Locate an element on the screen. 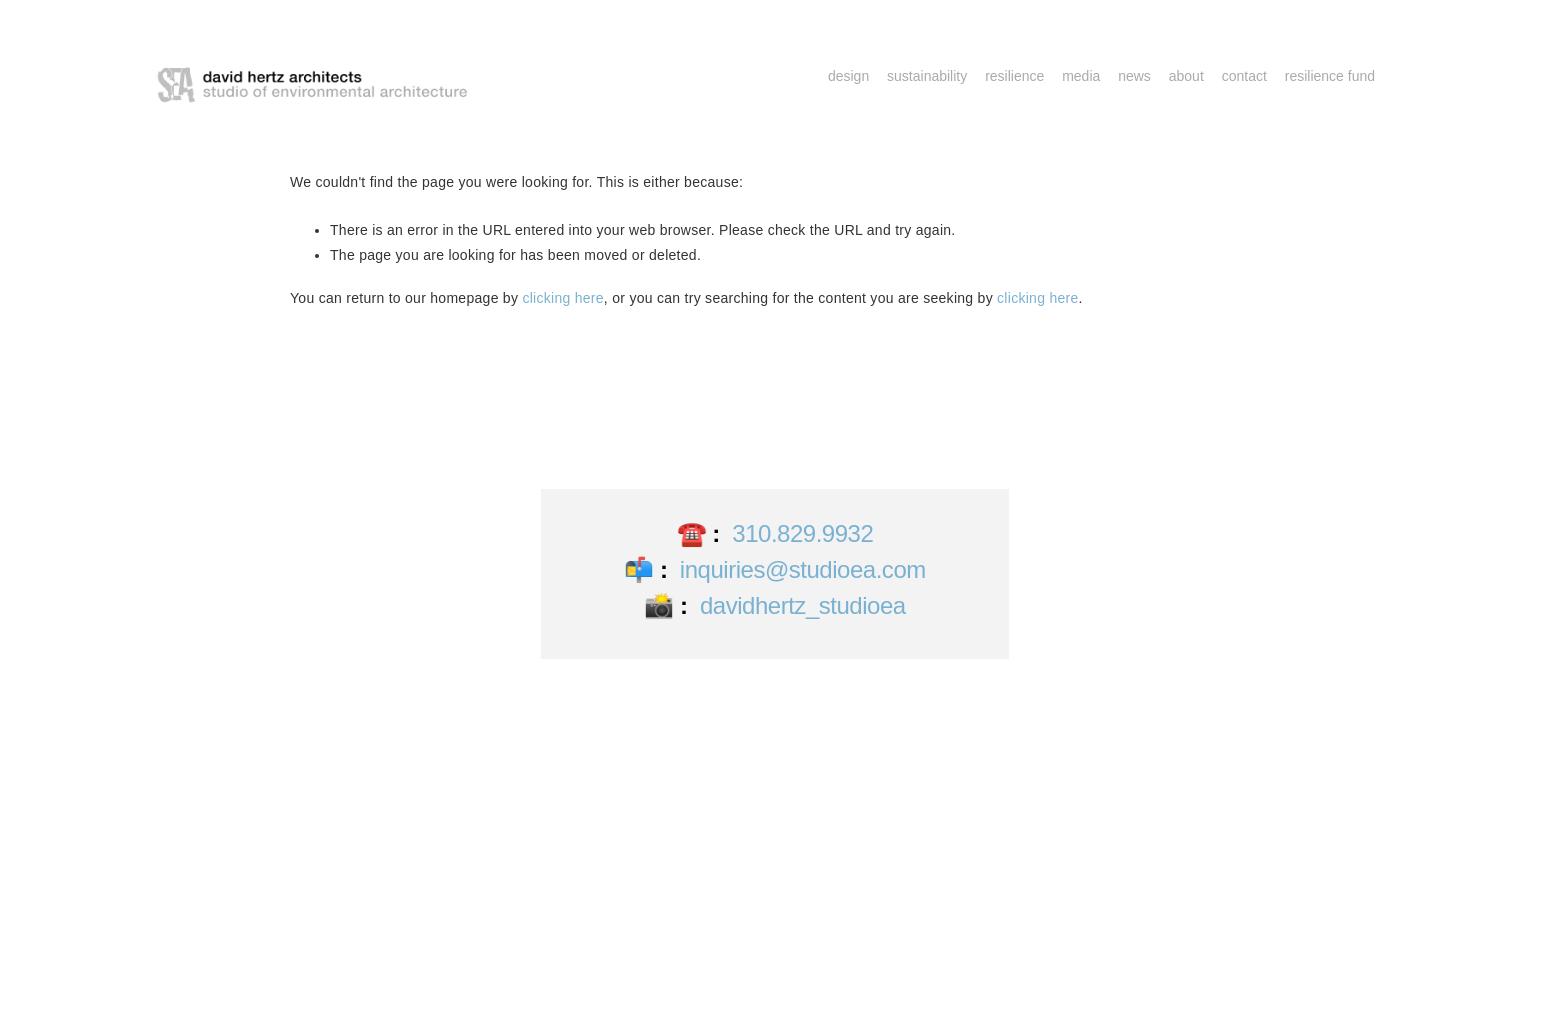 The width and height of the screenshot is (1550, 1023). 'Special Projects' is located at coordinates (825, 165).